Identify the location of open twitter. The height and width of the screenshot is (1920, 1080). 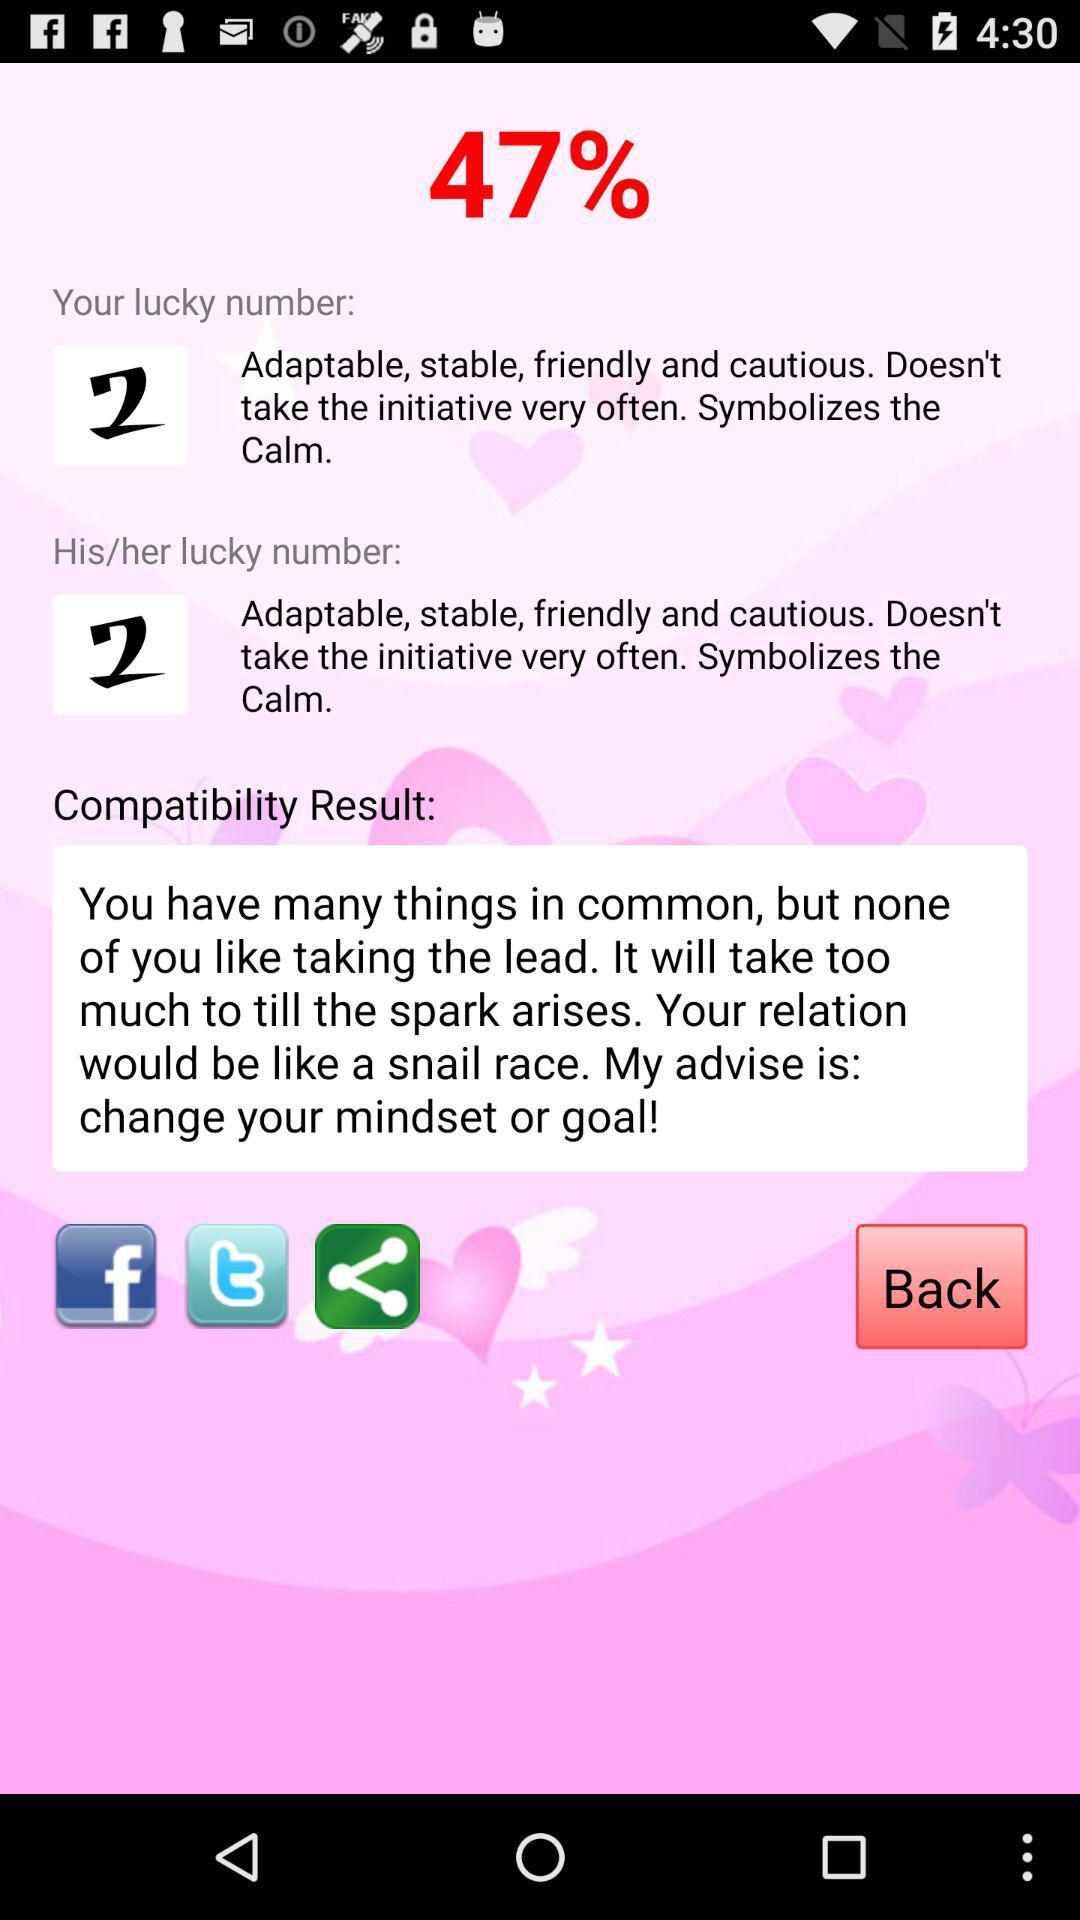
(235, 1275).